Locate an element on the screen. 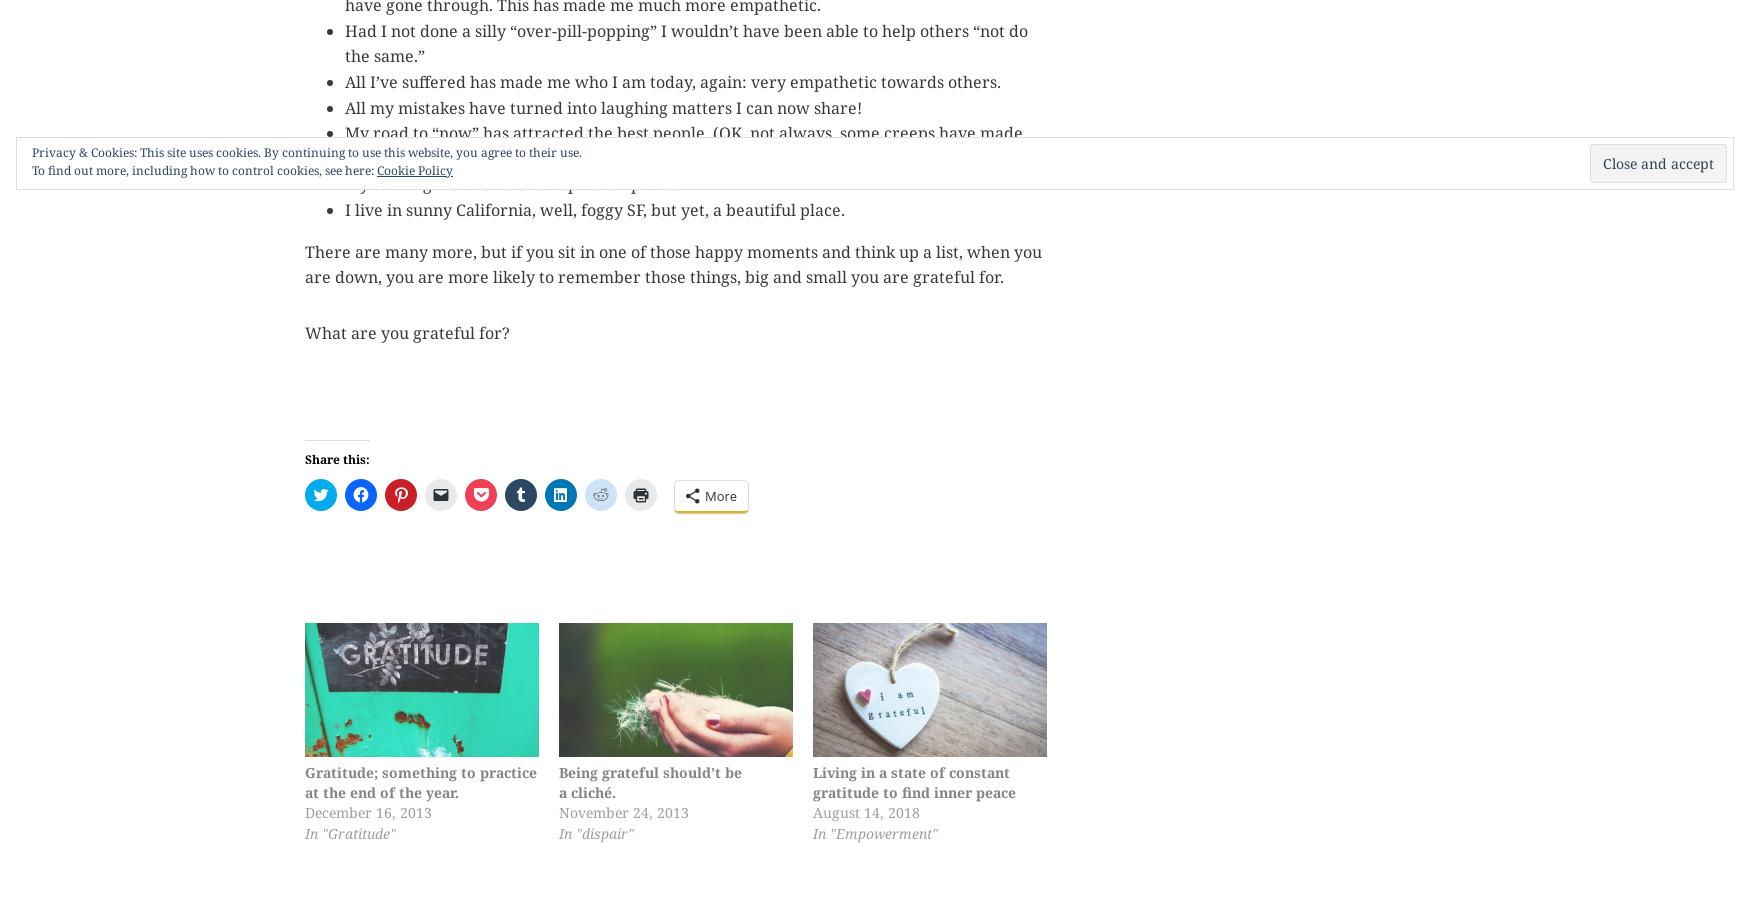 The height and width of the screenshot is (897, 1750). 'What are you grateful for?' is located at coordinates (406, 330).